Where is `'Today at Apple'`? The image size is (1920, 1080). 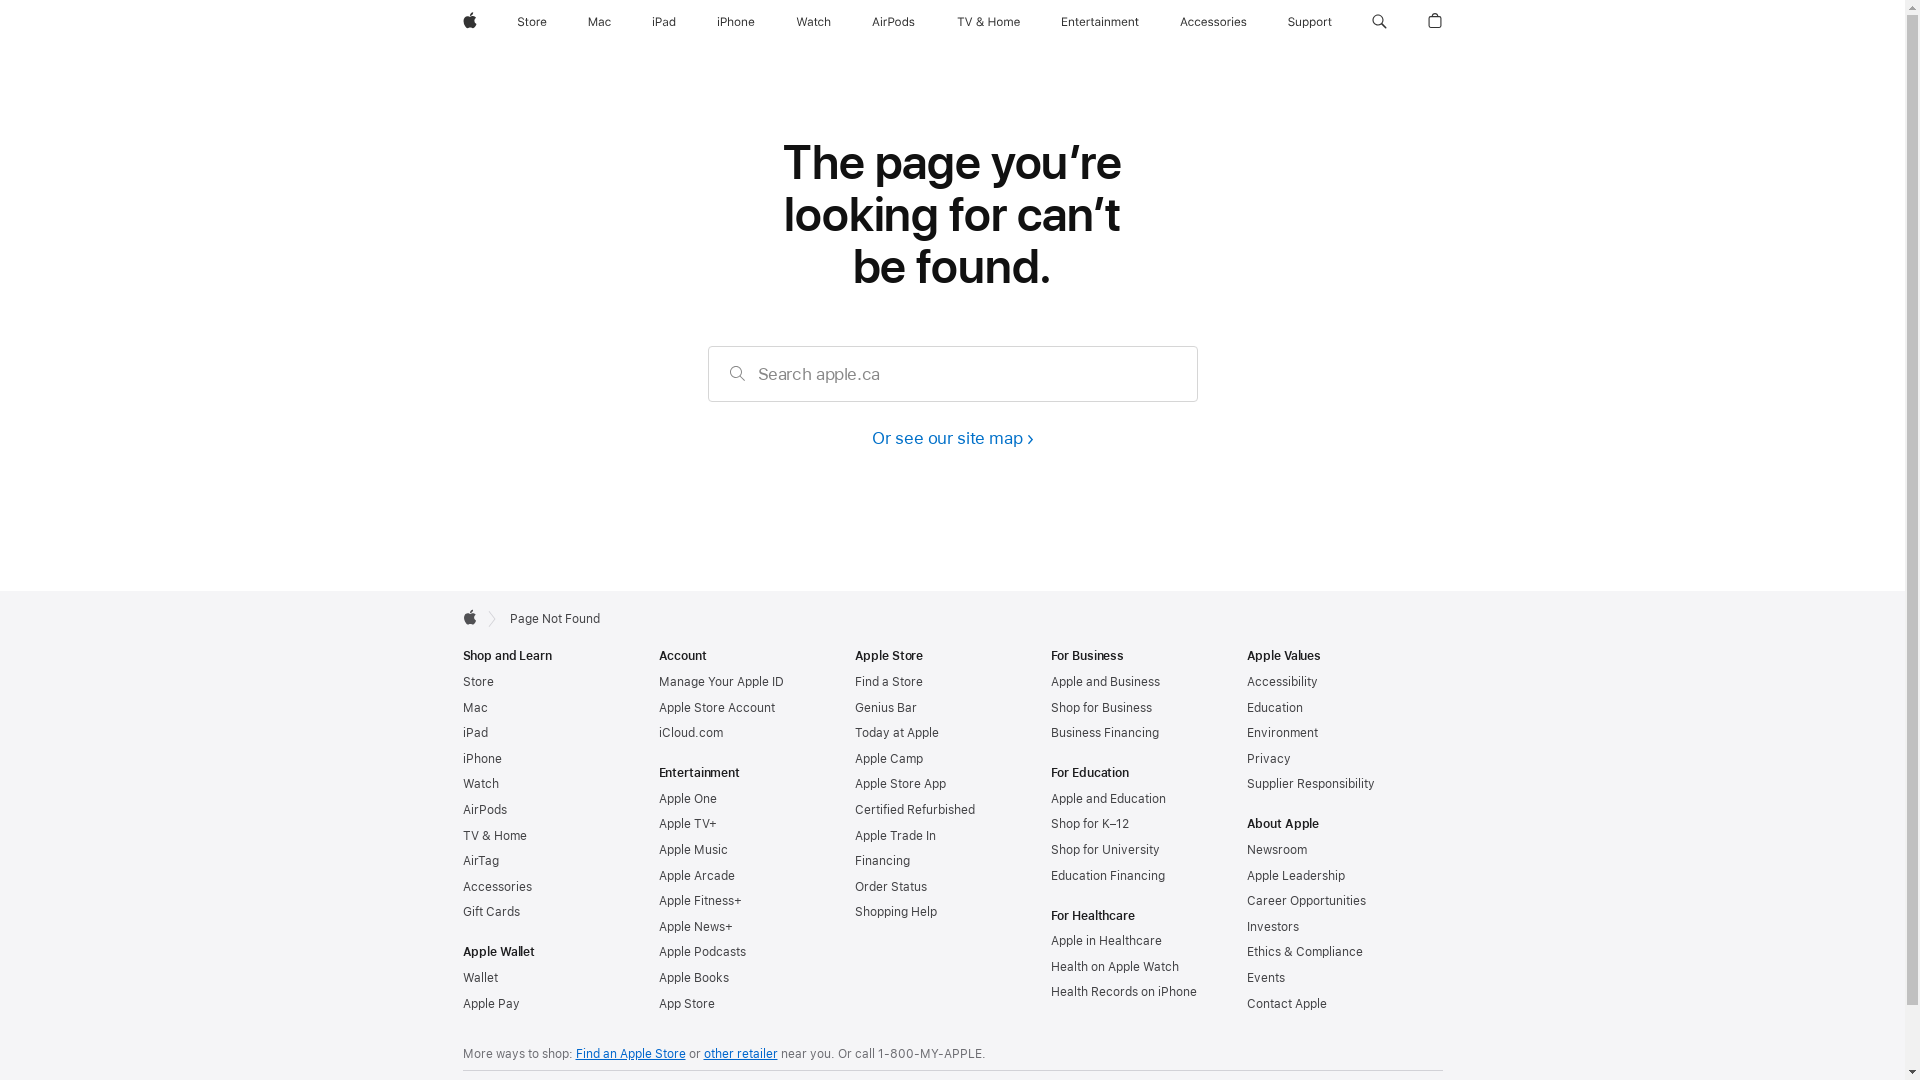
'Today at Apple' is located at coordinates (895, 732).